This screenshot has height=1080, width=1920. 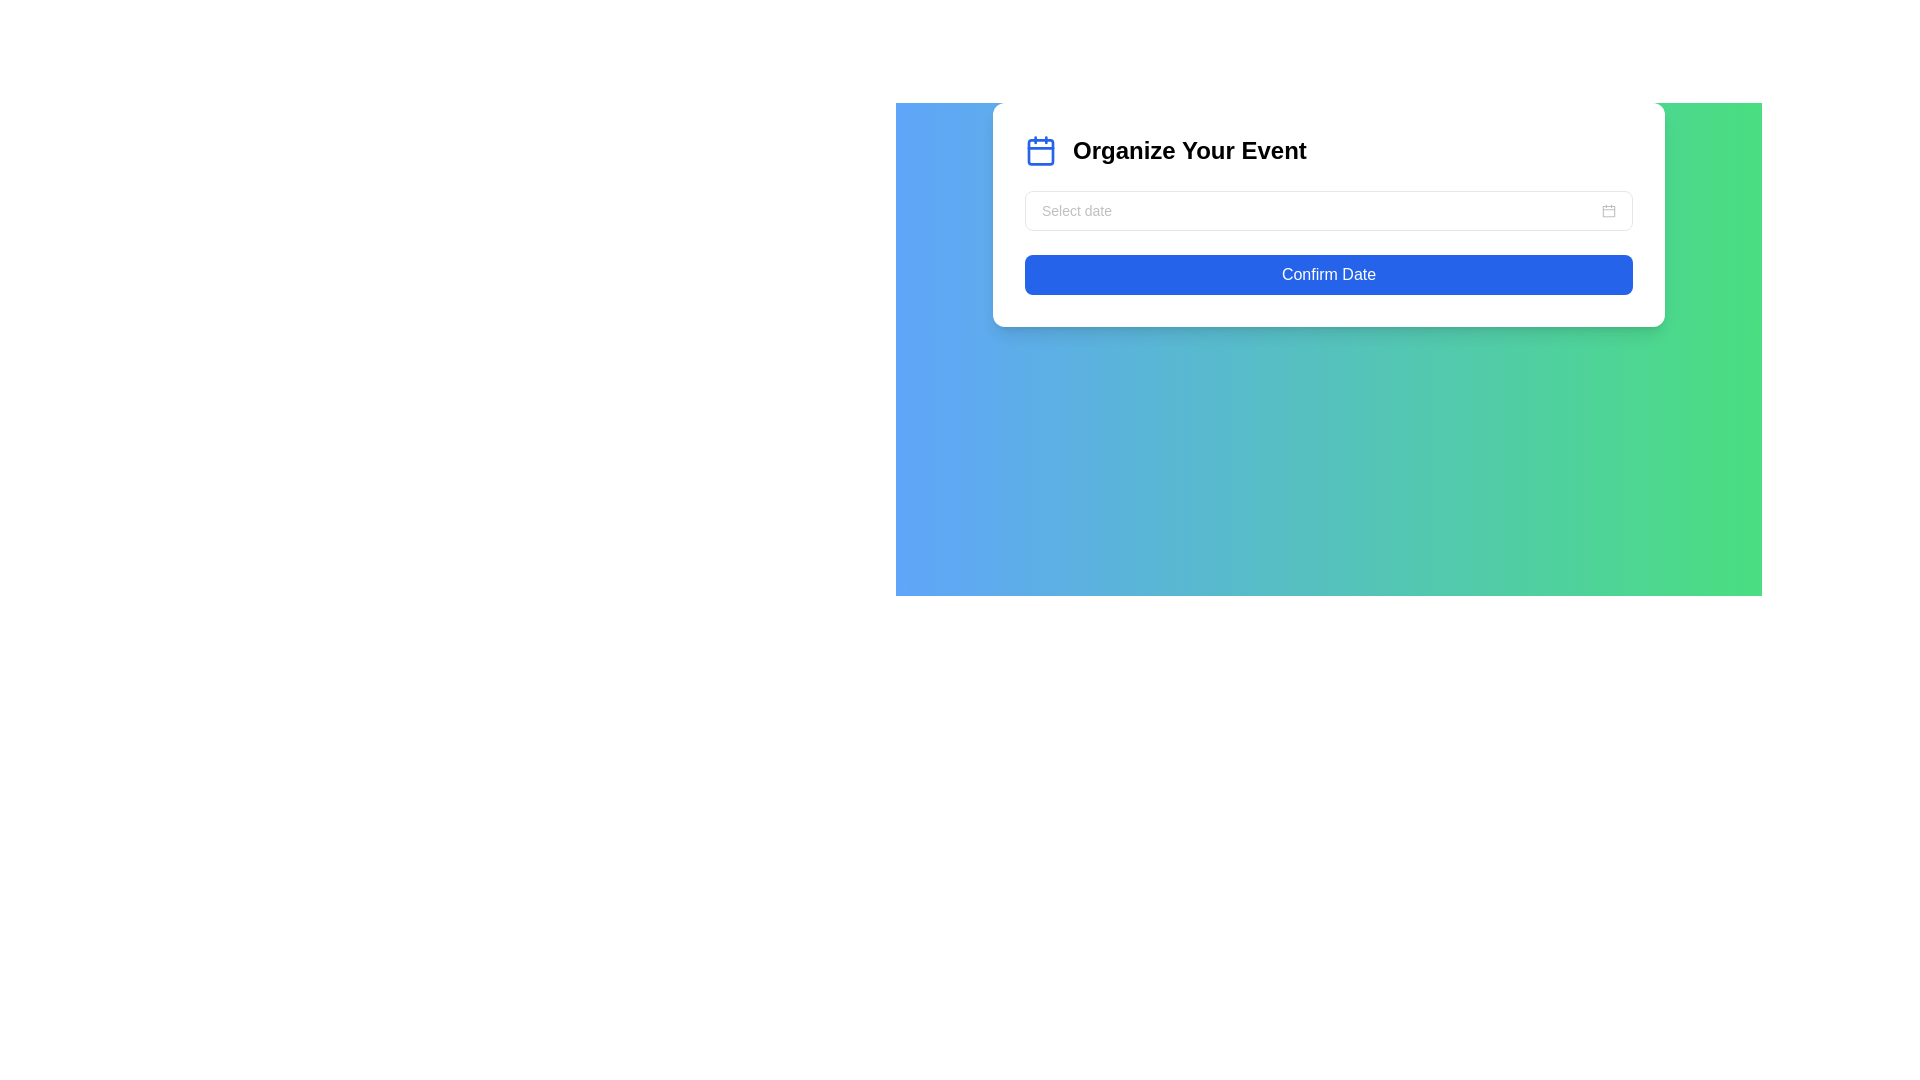 I want to click on the 'Confirm Date' button with a blue background and white text, located at the bottom of the 'Organize Your Event' panel, to trigger tooltip or visual feedback, so click(x=1329, y=274).